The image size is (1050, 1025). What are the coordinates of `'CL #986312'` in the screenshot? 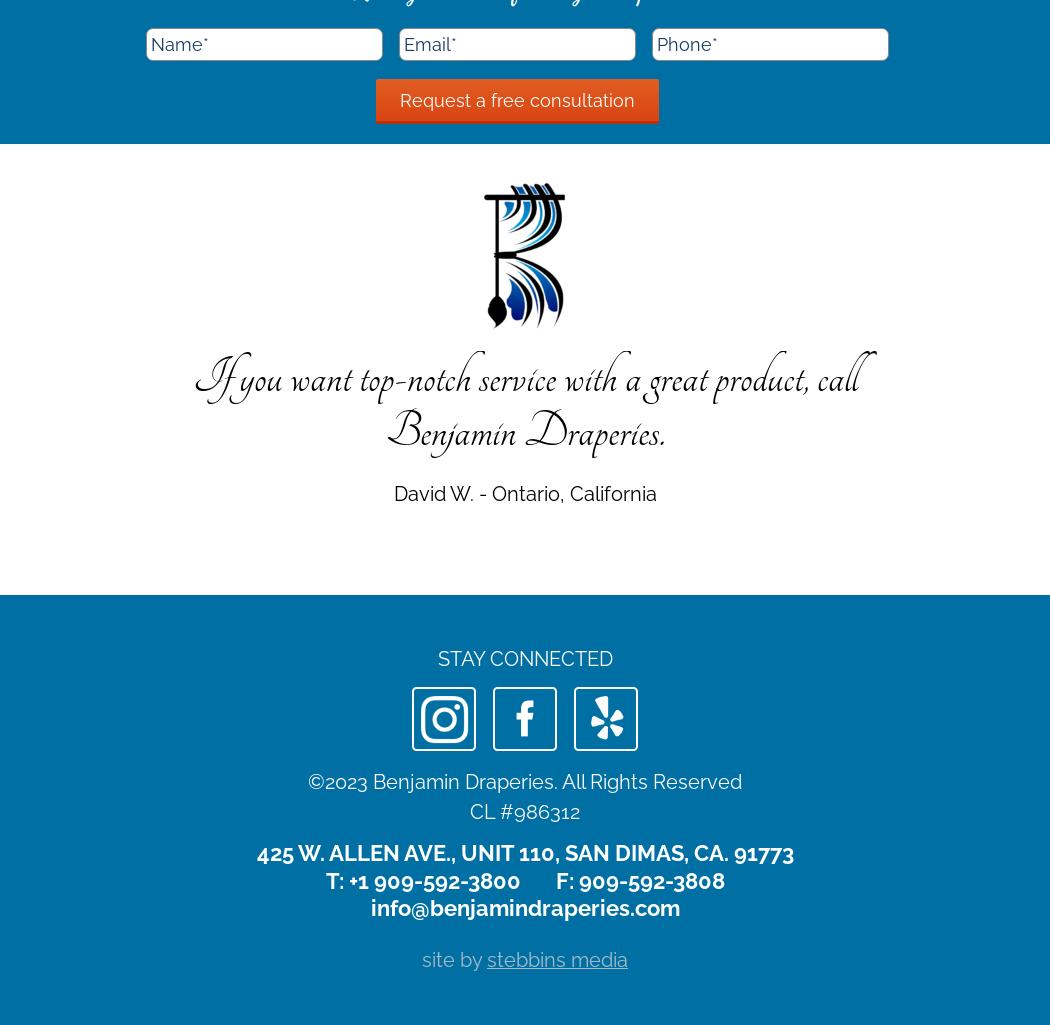 It's located at (525, 809).